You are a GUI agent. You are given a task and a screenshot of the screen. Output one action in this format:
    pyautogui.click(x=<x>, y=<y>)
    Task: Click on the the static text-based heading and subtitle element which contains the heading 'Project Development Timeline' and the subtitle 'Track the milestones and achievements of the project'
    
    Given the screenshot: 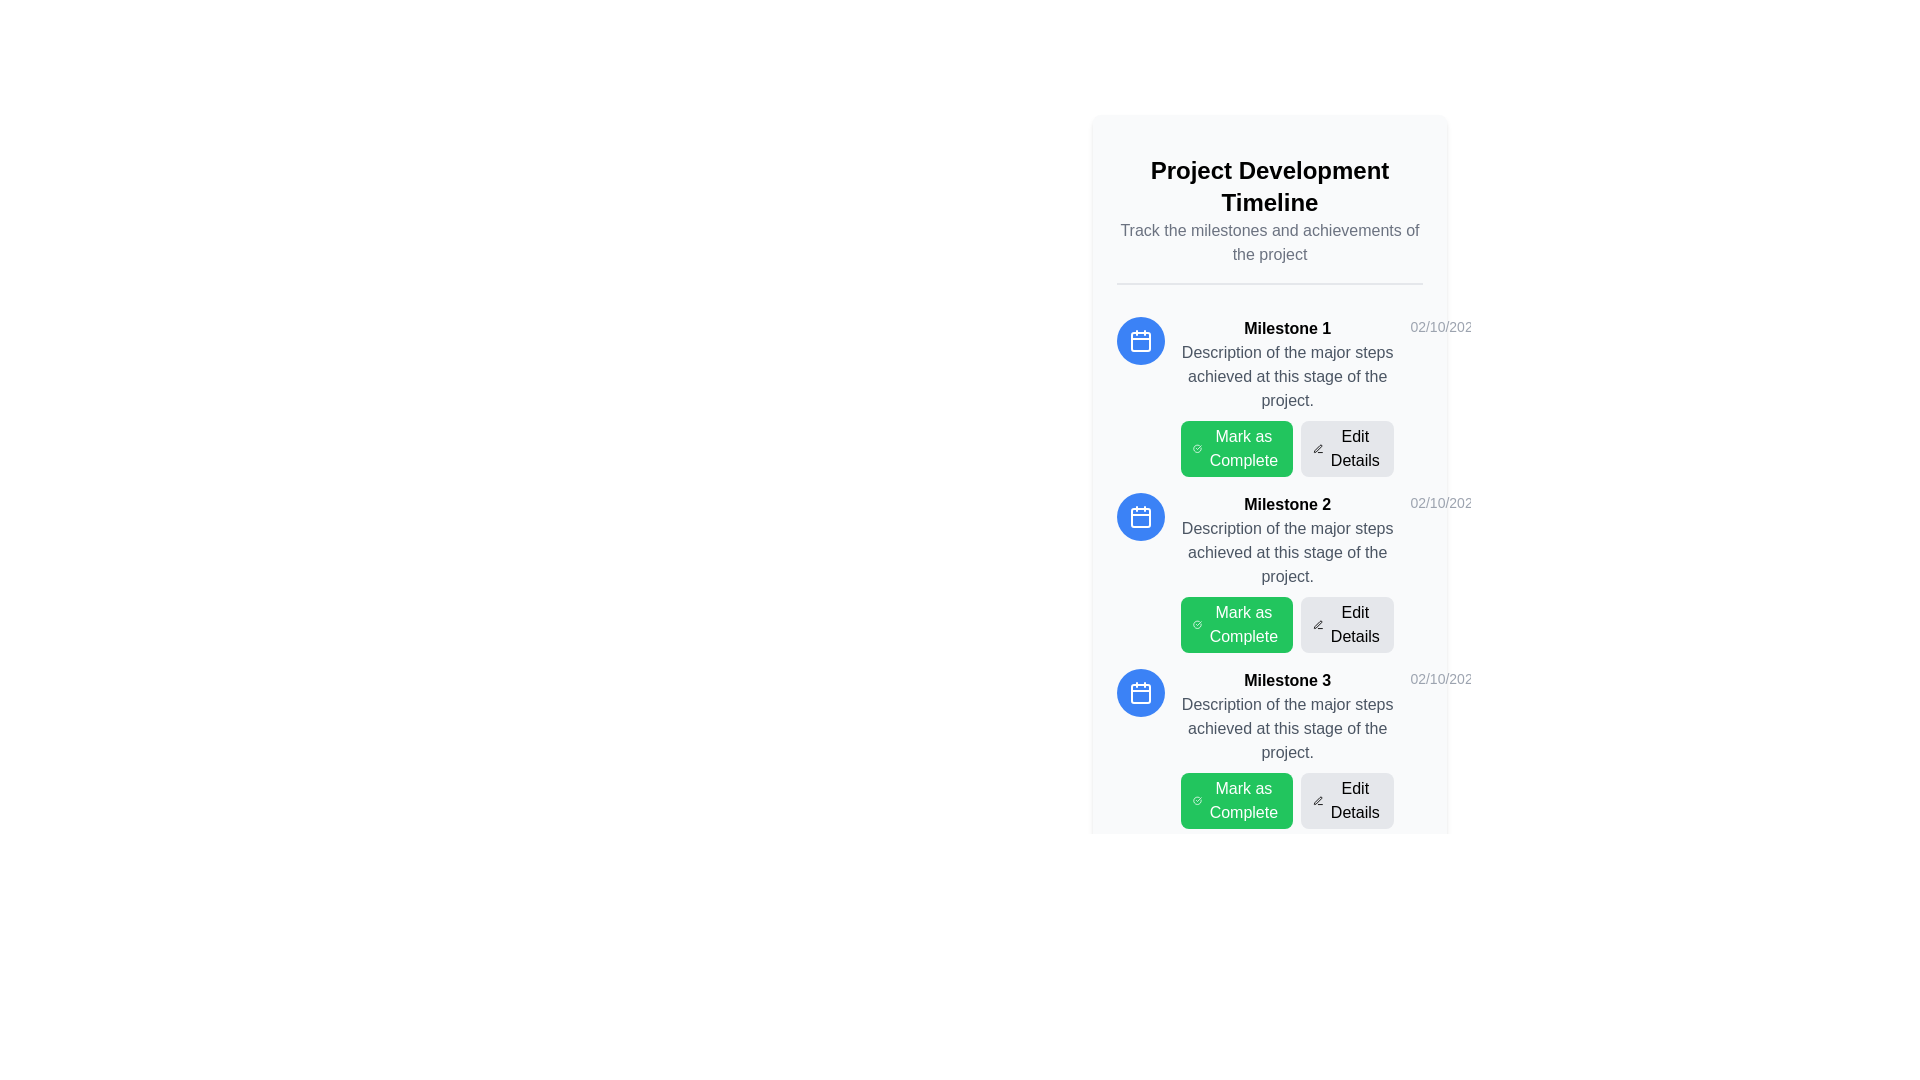 What is the action you would take?
    pyautogui.click(x=1269, y=212)
    